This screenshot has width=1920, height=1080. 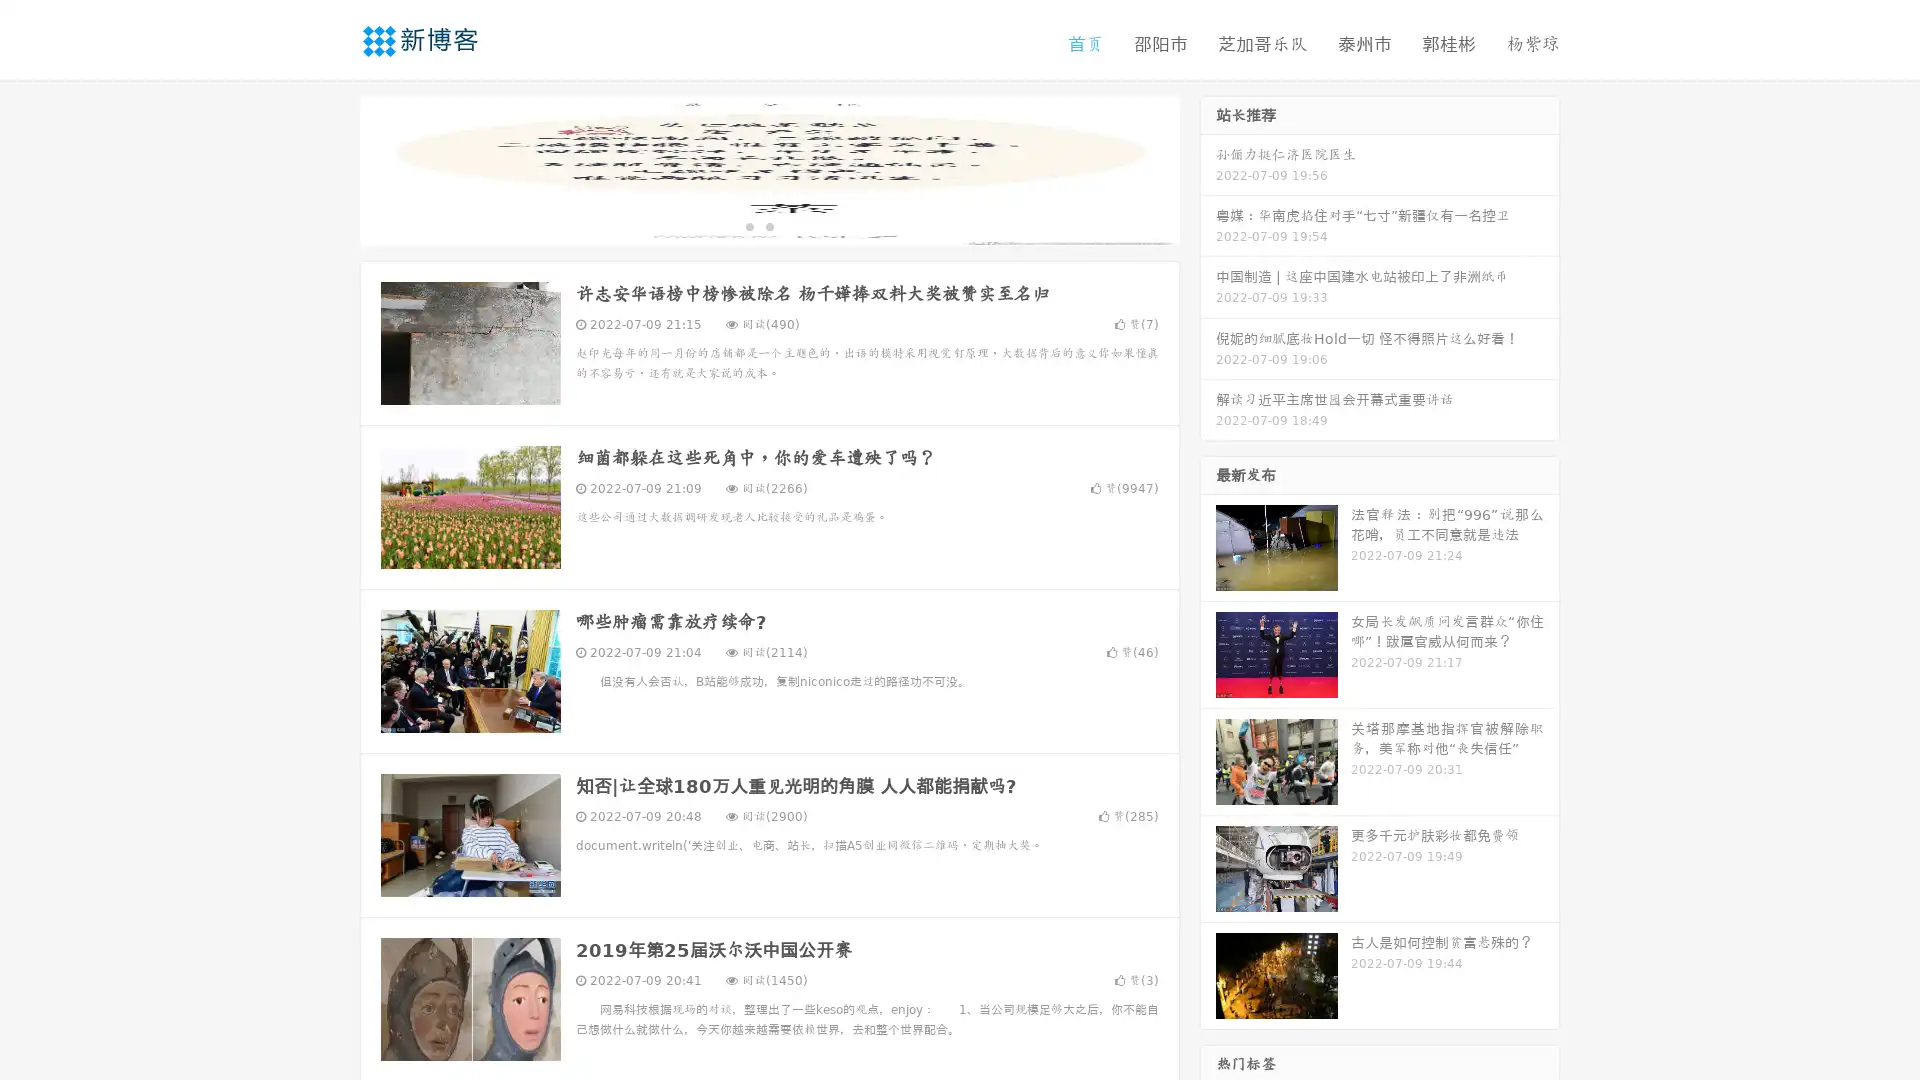 What do you see at coordinates (768, 225) in the screenshot?
I see `Go to slide 2` at bounding box center [768, 225].